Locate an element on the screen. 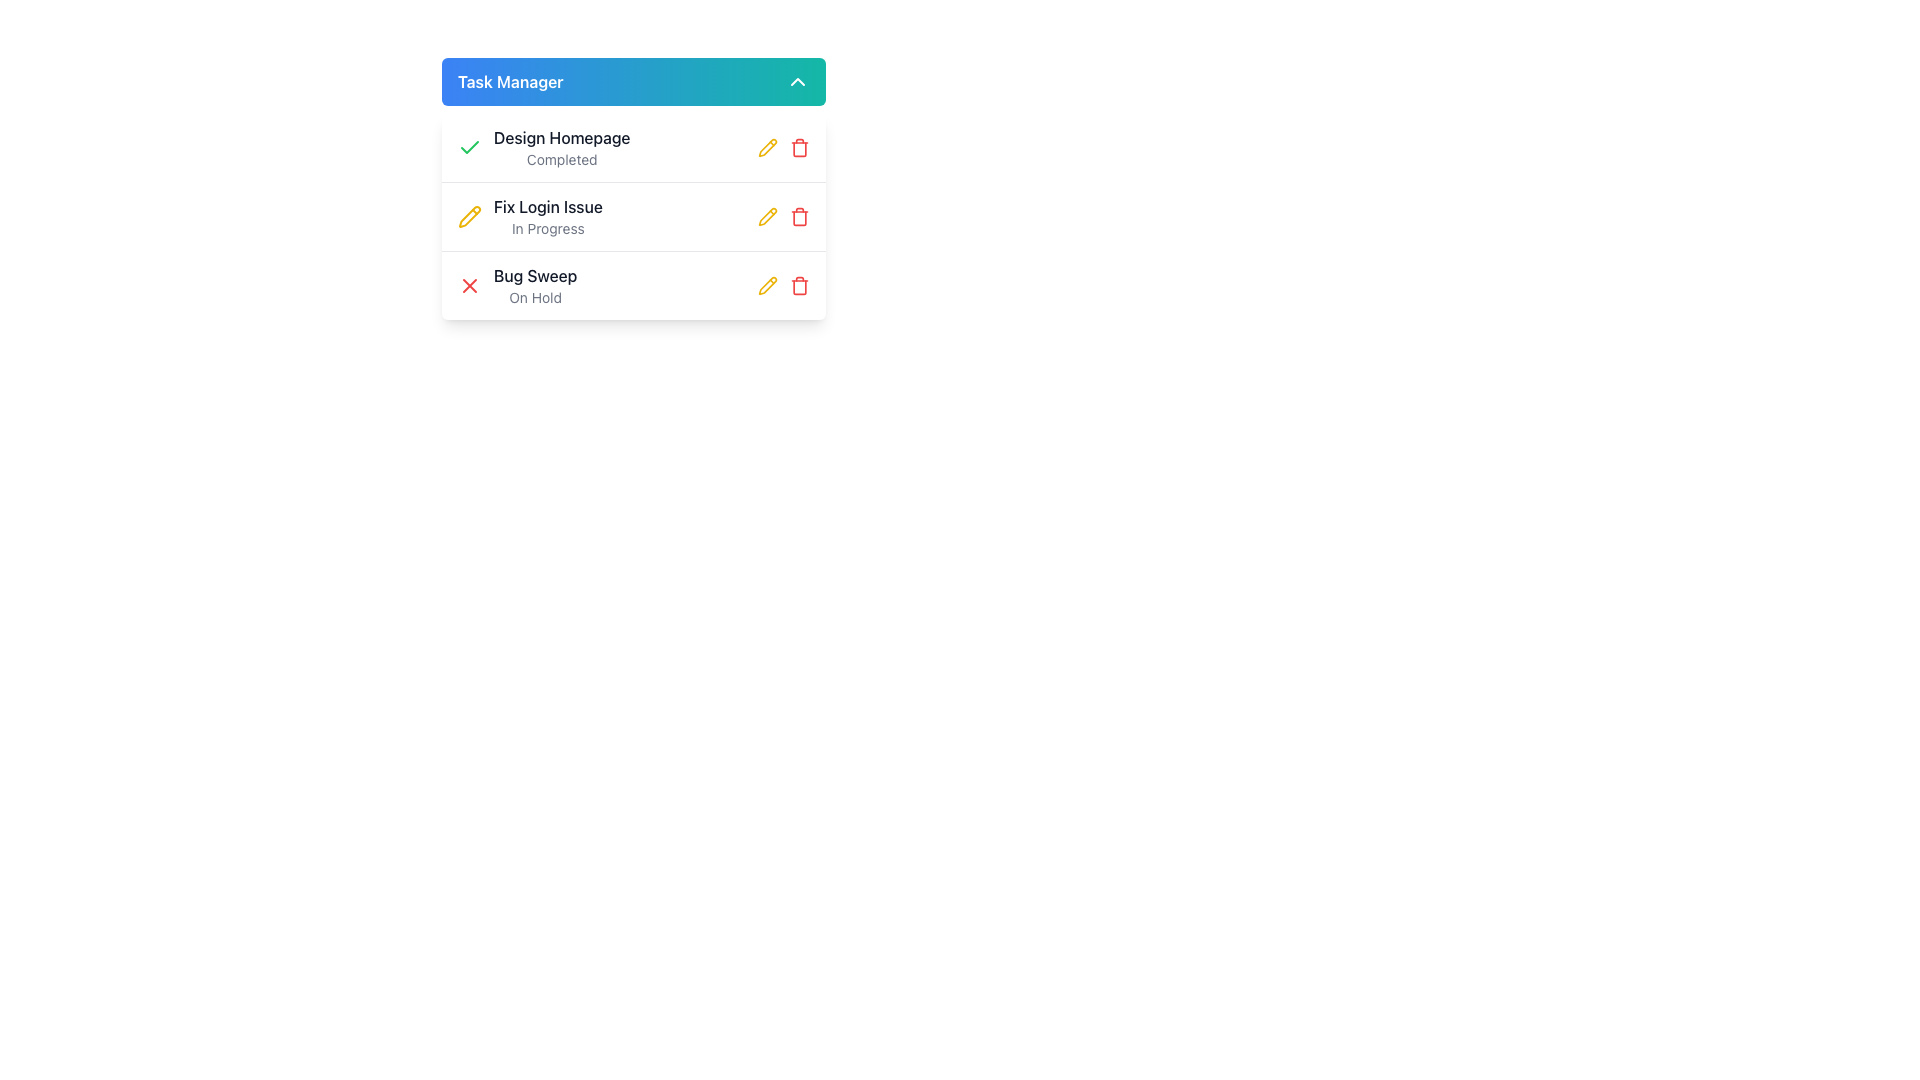 This screenshot has width=1920, height=1080. the 'Bug Sweep' task title and status display element, which shows 'On Hold' and is located in the third list item of the task manager interface is located at coordinates (535, 285).